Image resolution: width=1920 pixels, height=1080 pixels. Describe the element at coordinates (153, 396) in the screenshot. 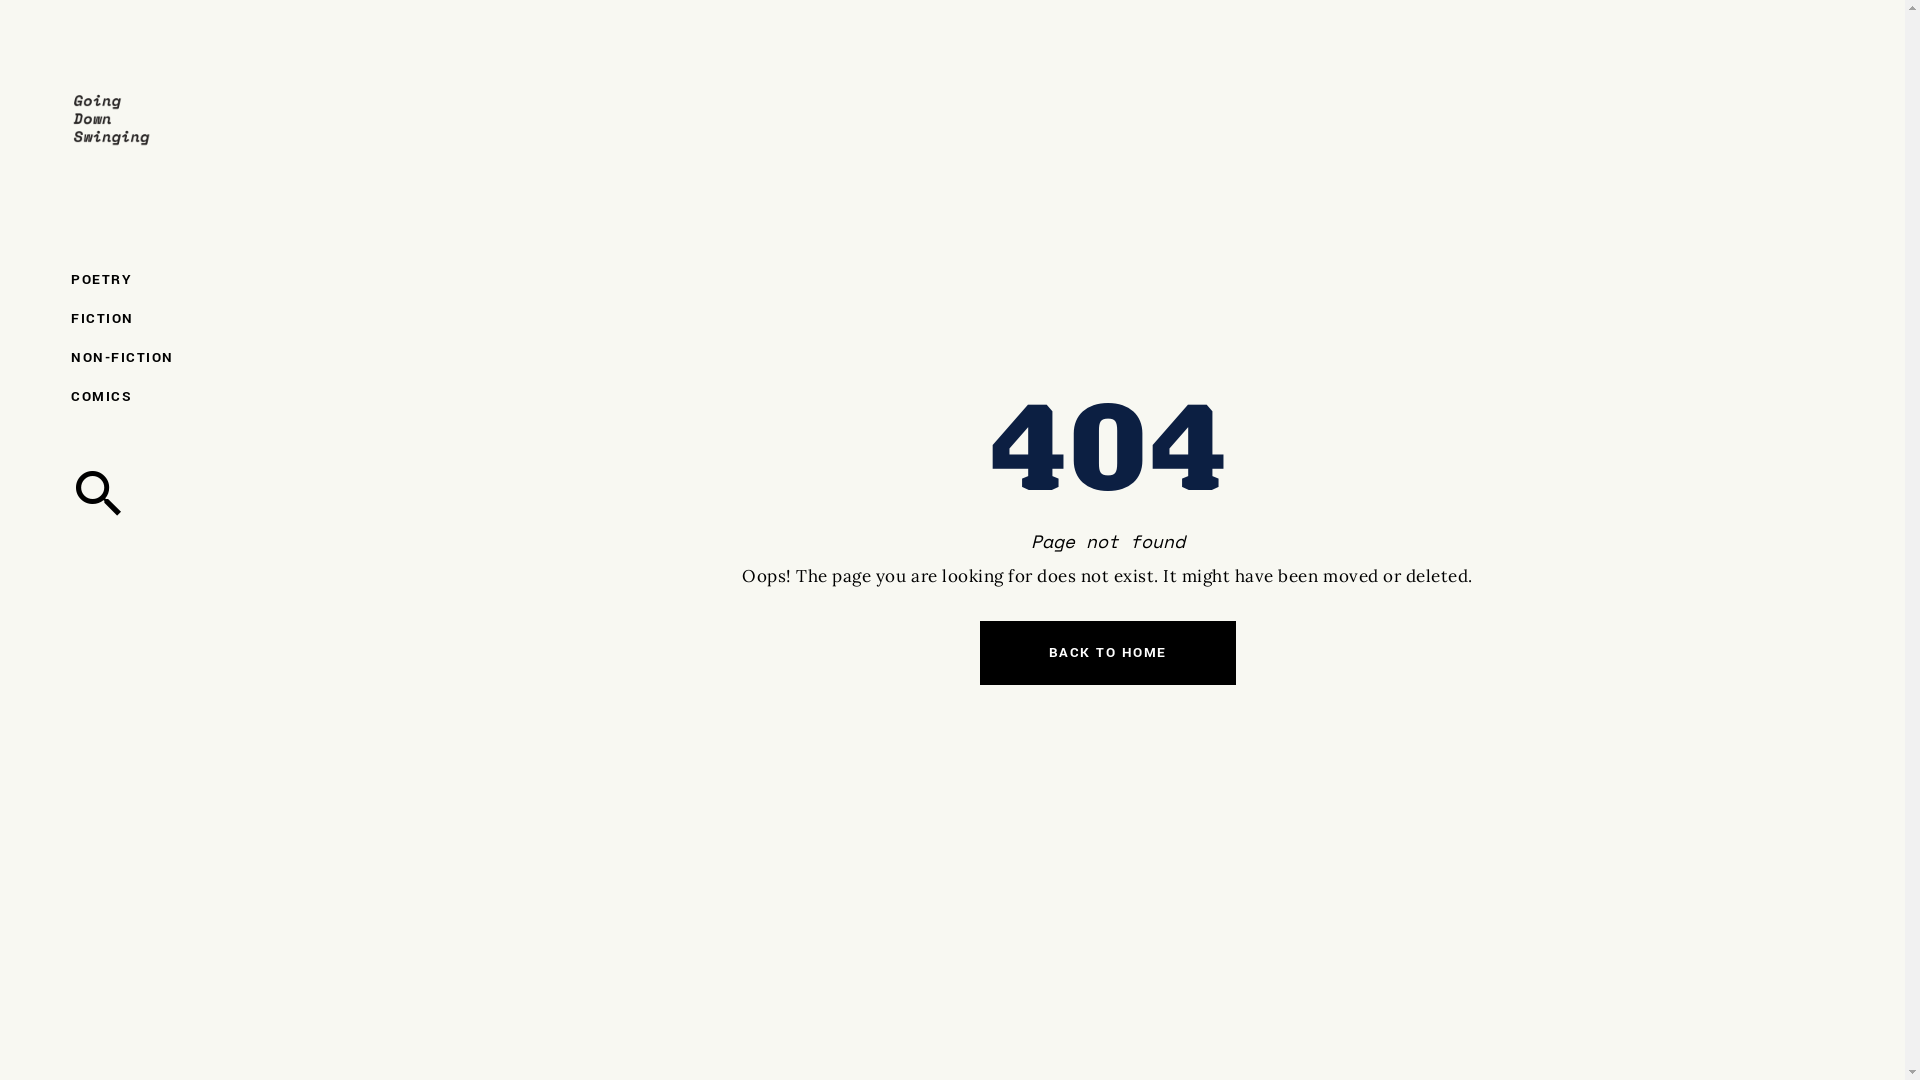

I see `'COMICS'` at that location.